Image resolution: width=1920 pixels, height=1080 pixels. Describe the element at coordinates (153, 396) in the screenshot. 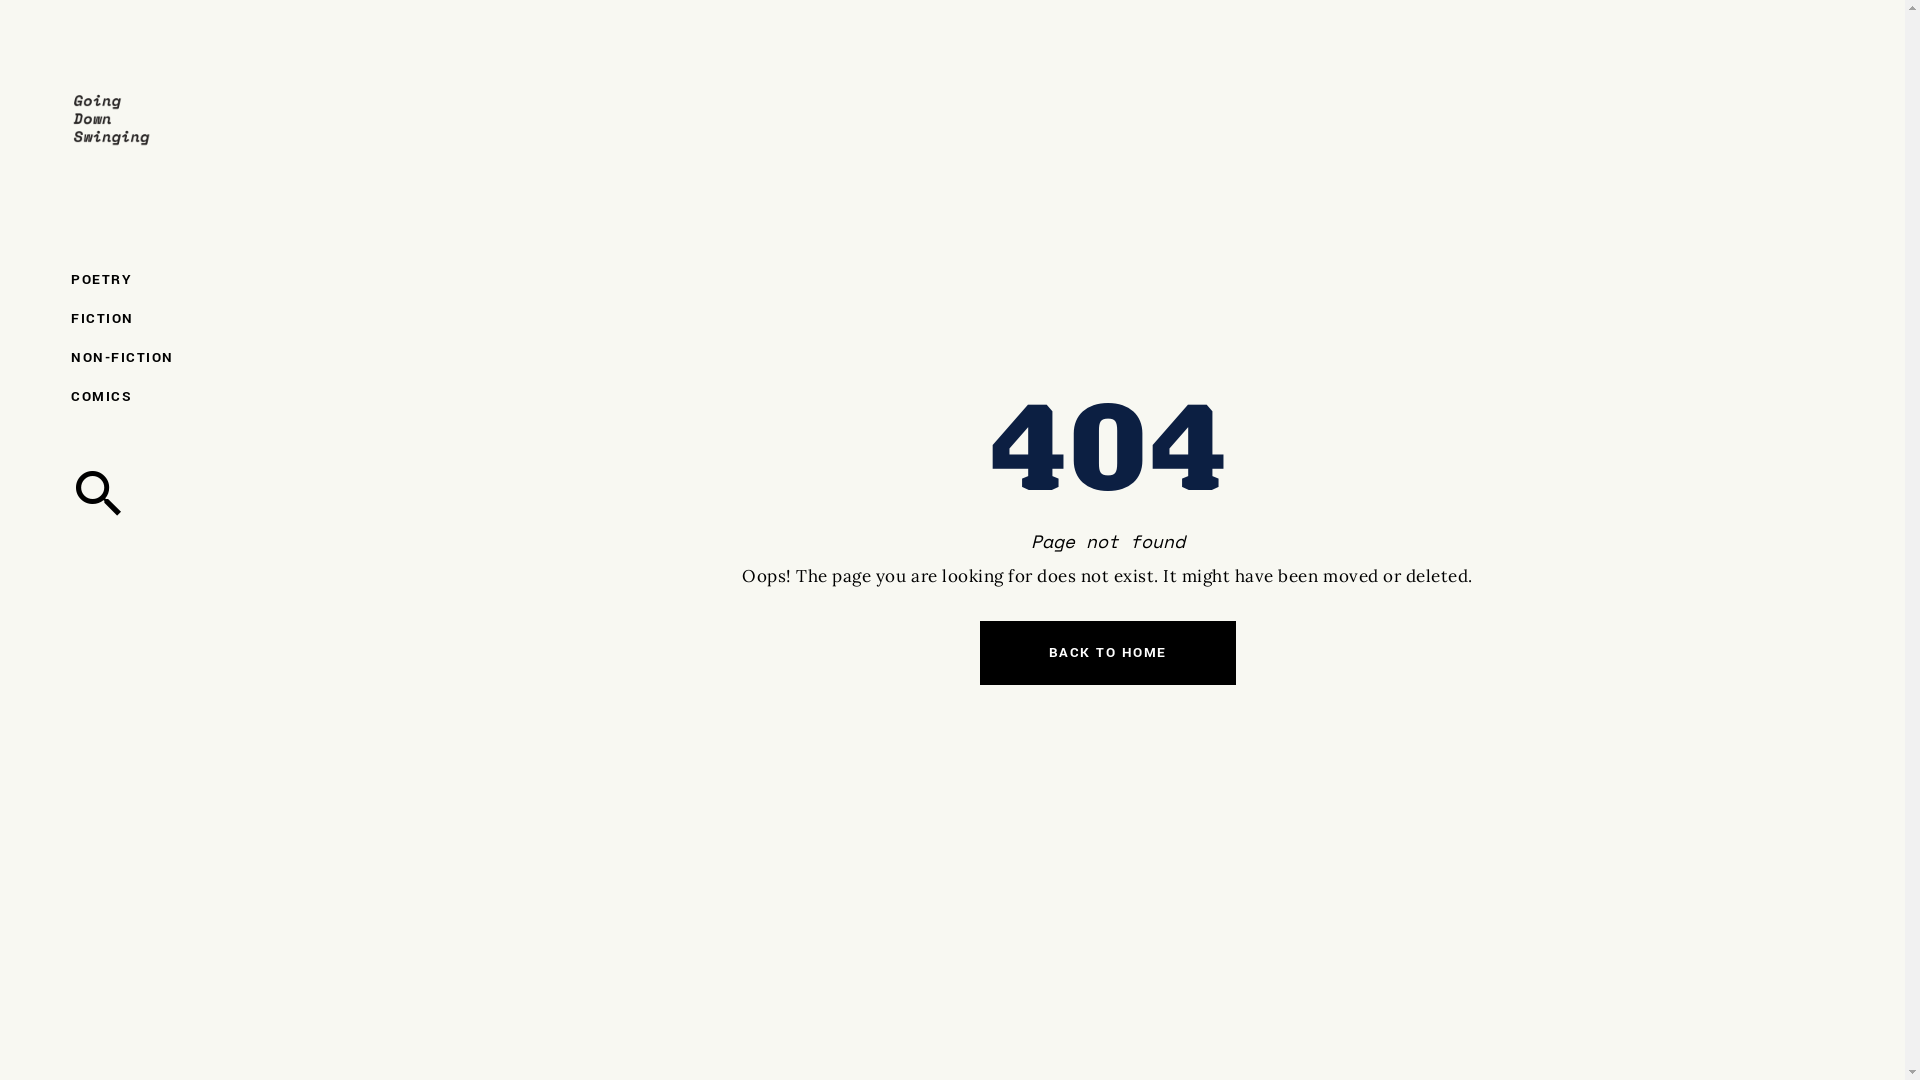

I see `'COMICS'` at that location.